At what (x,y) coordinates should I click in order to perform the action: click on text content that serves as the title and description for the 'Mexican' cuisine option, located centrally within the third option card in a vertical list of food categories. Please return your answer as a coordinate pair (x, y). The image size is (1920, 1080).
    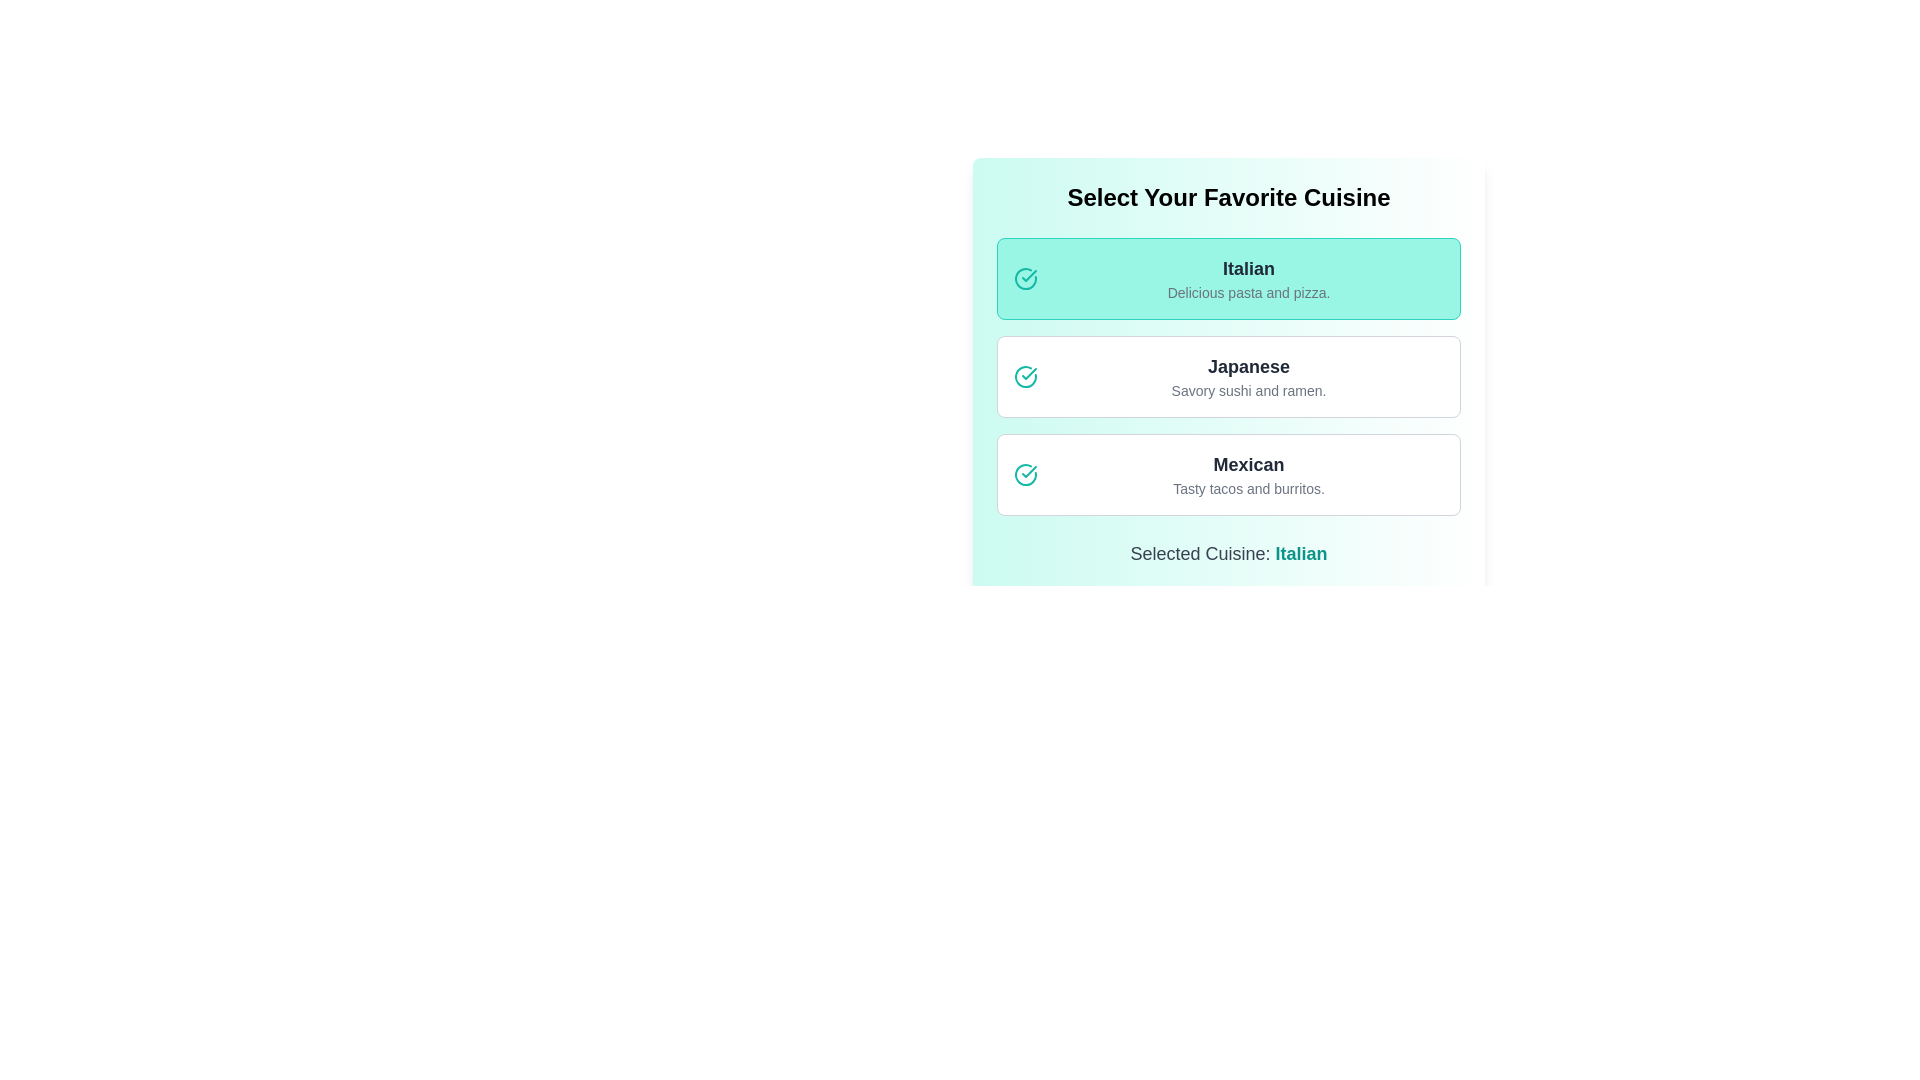
    Looking at the image, I should click on (1247, 474).